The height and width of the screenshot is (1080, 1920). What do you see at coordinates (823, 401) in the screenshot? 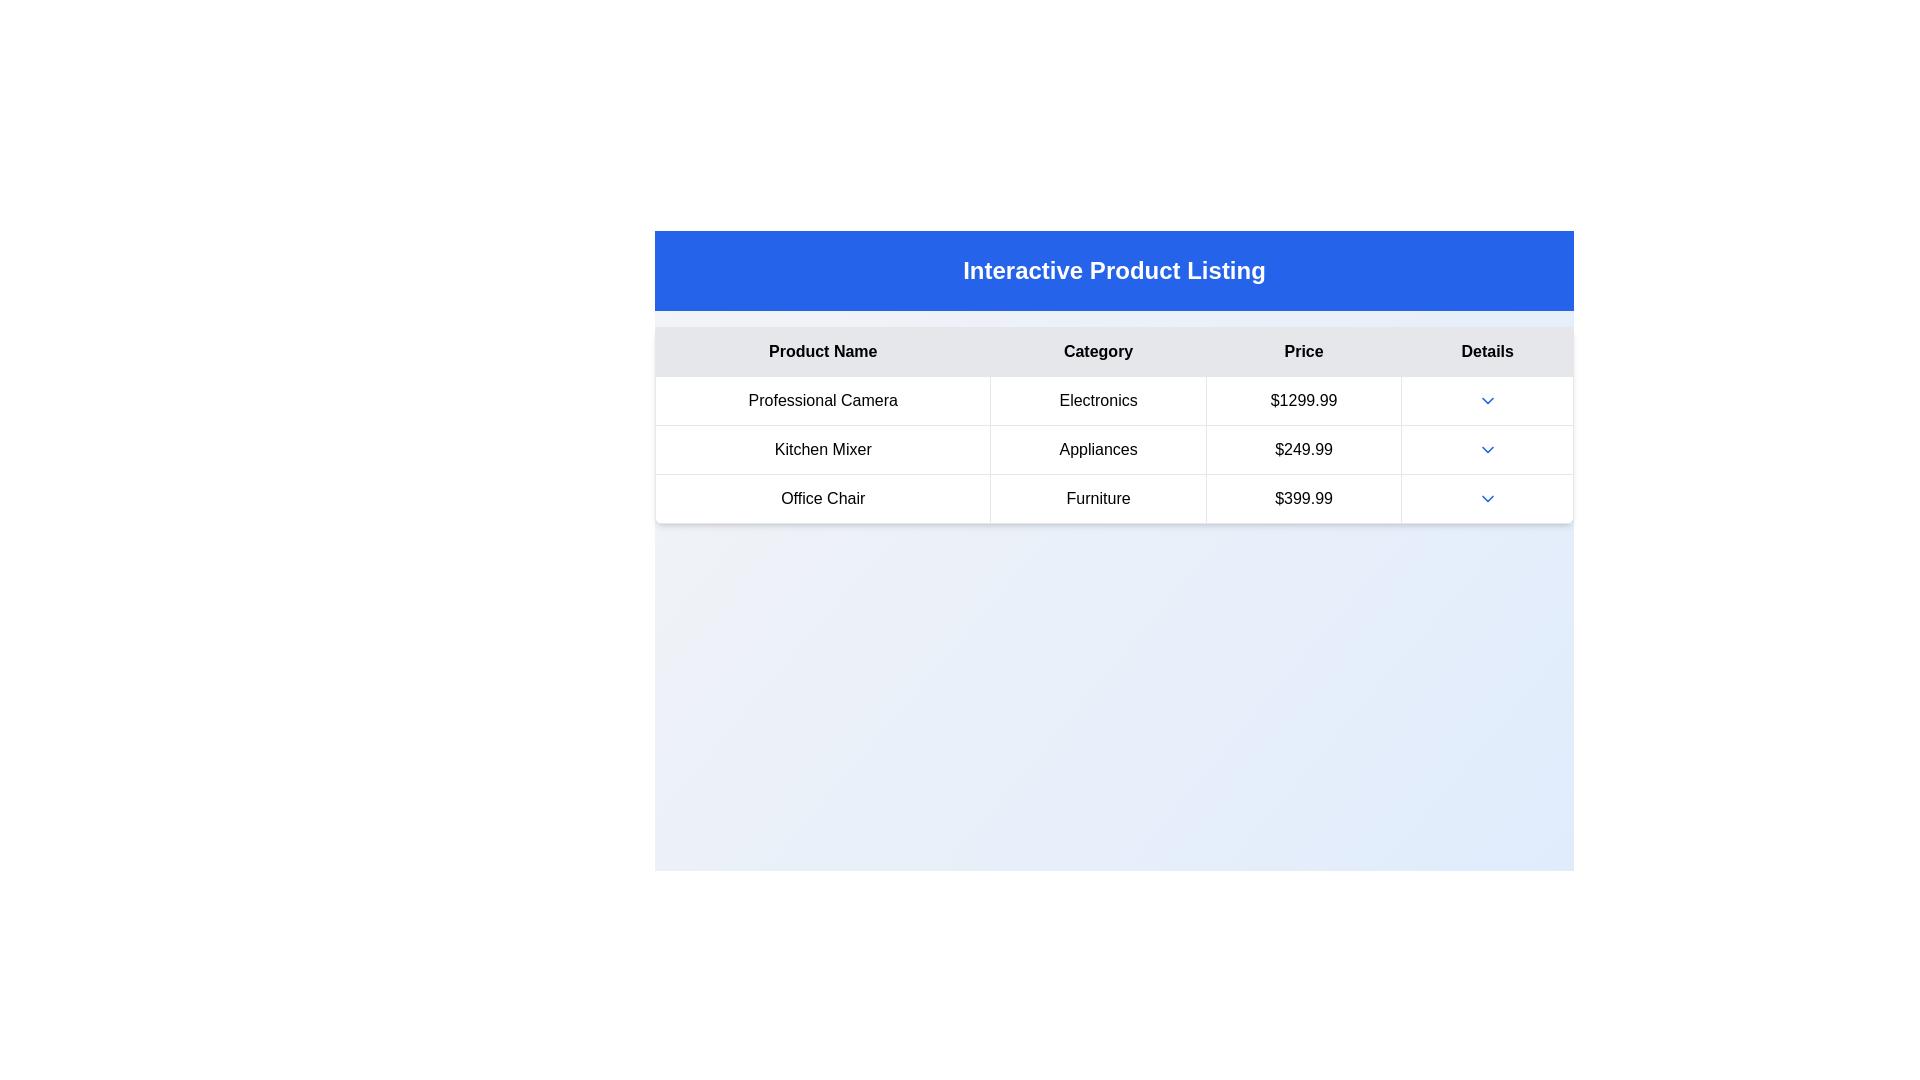
I see `the Text label displaying the product name in the product listing, located under the 'Product Name' column and to the left of 'Electronics'` at bounding box center [823, 401].